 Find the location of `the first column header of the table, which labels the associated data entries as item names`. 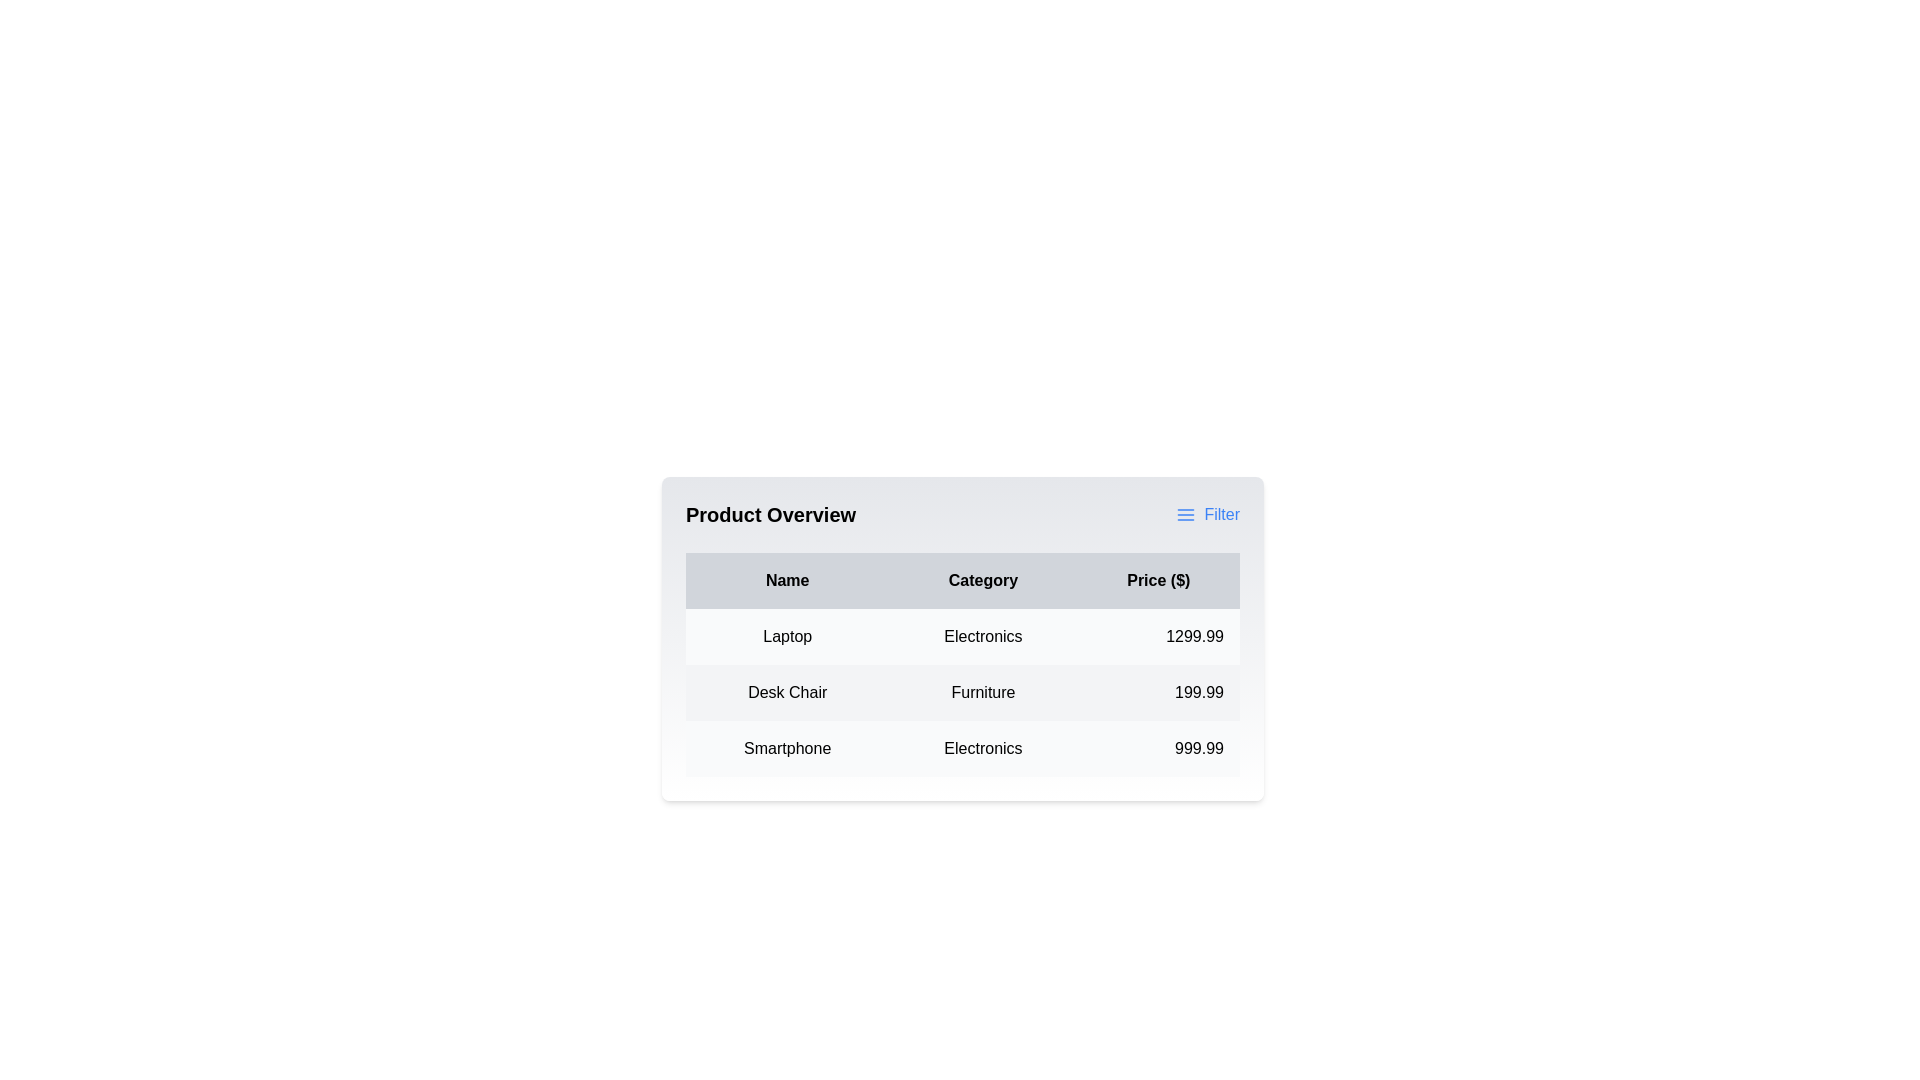

the first column header of the table, which labels the associated data entries as item names is located at coordinates (786, 581).